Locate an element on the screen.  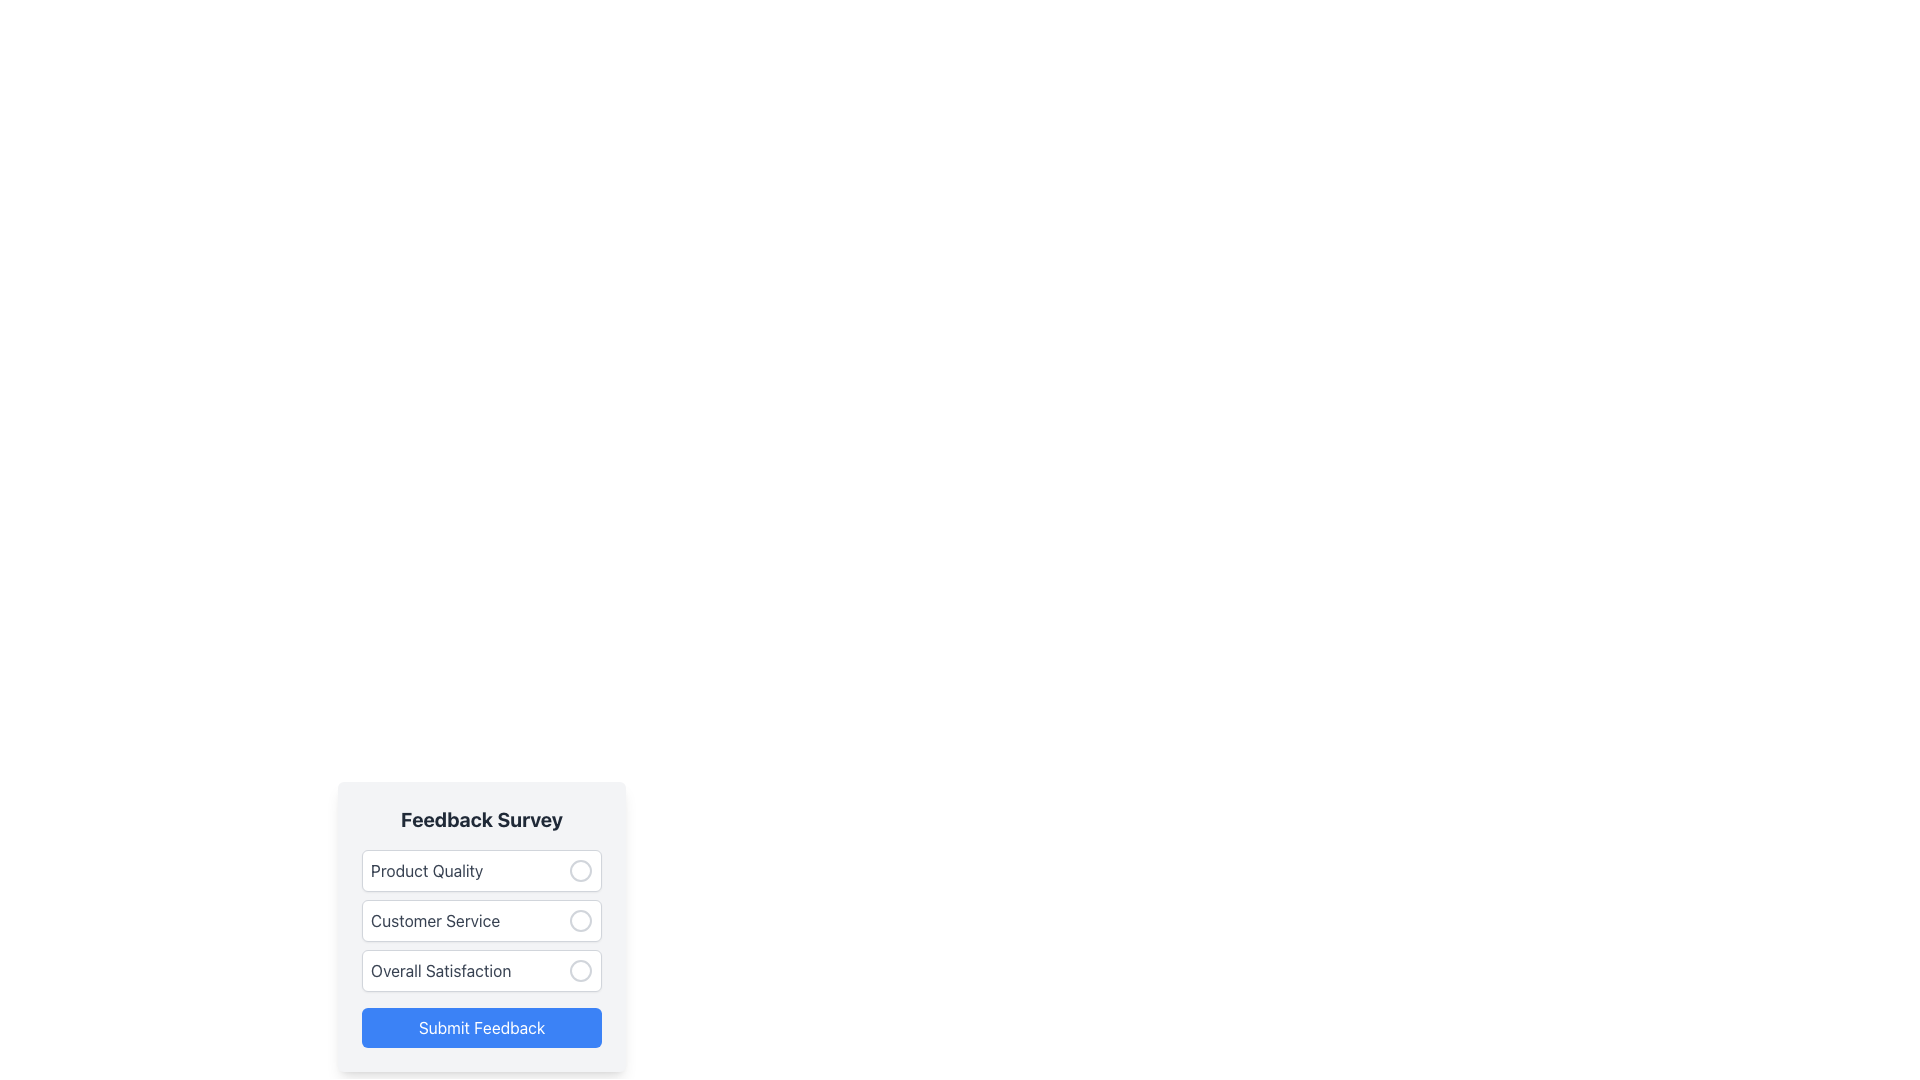
the circular radio button located to the right of the text 'Customer Service' in the feedback form layout is located at coordinates (579, 921).